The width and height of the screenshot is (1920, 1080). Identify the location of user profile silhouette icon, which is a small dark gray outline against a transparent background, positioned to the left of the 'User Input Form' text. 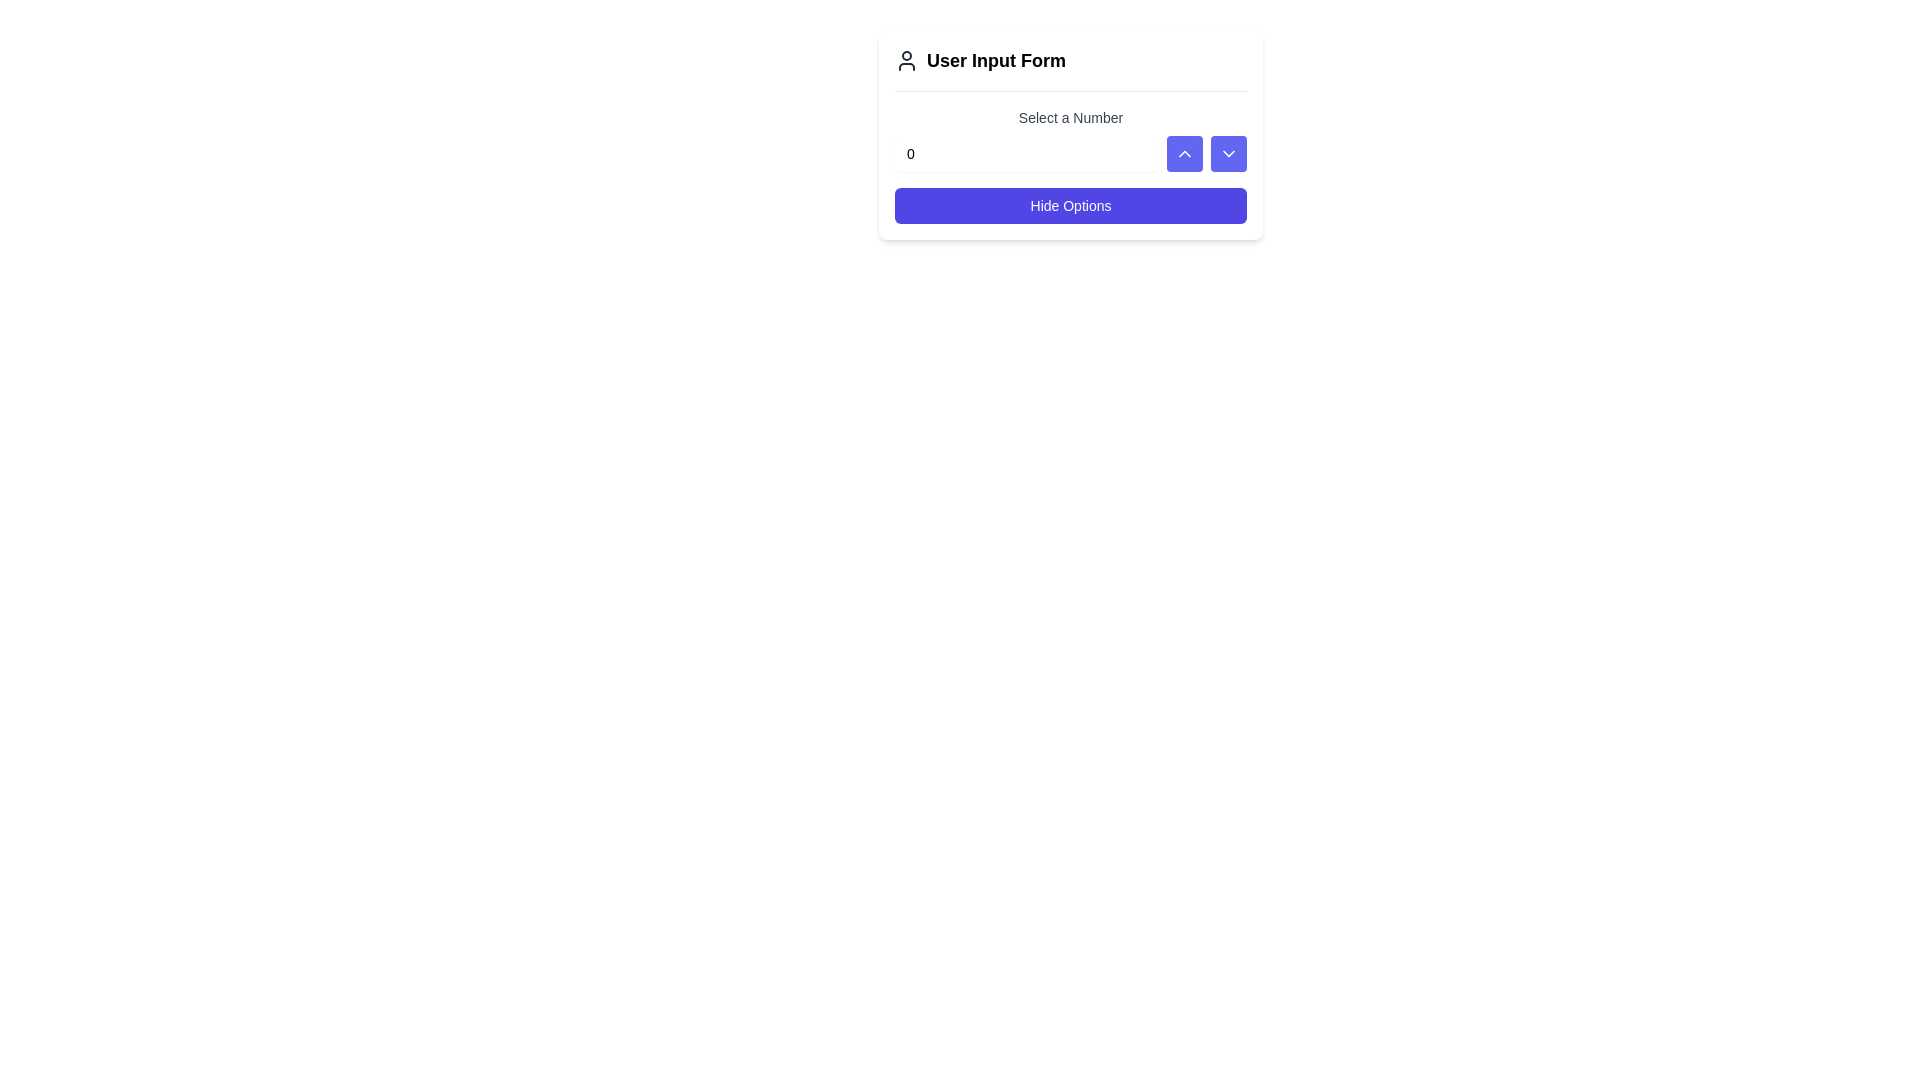
(906, 60).